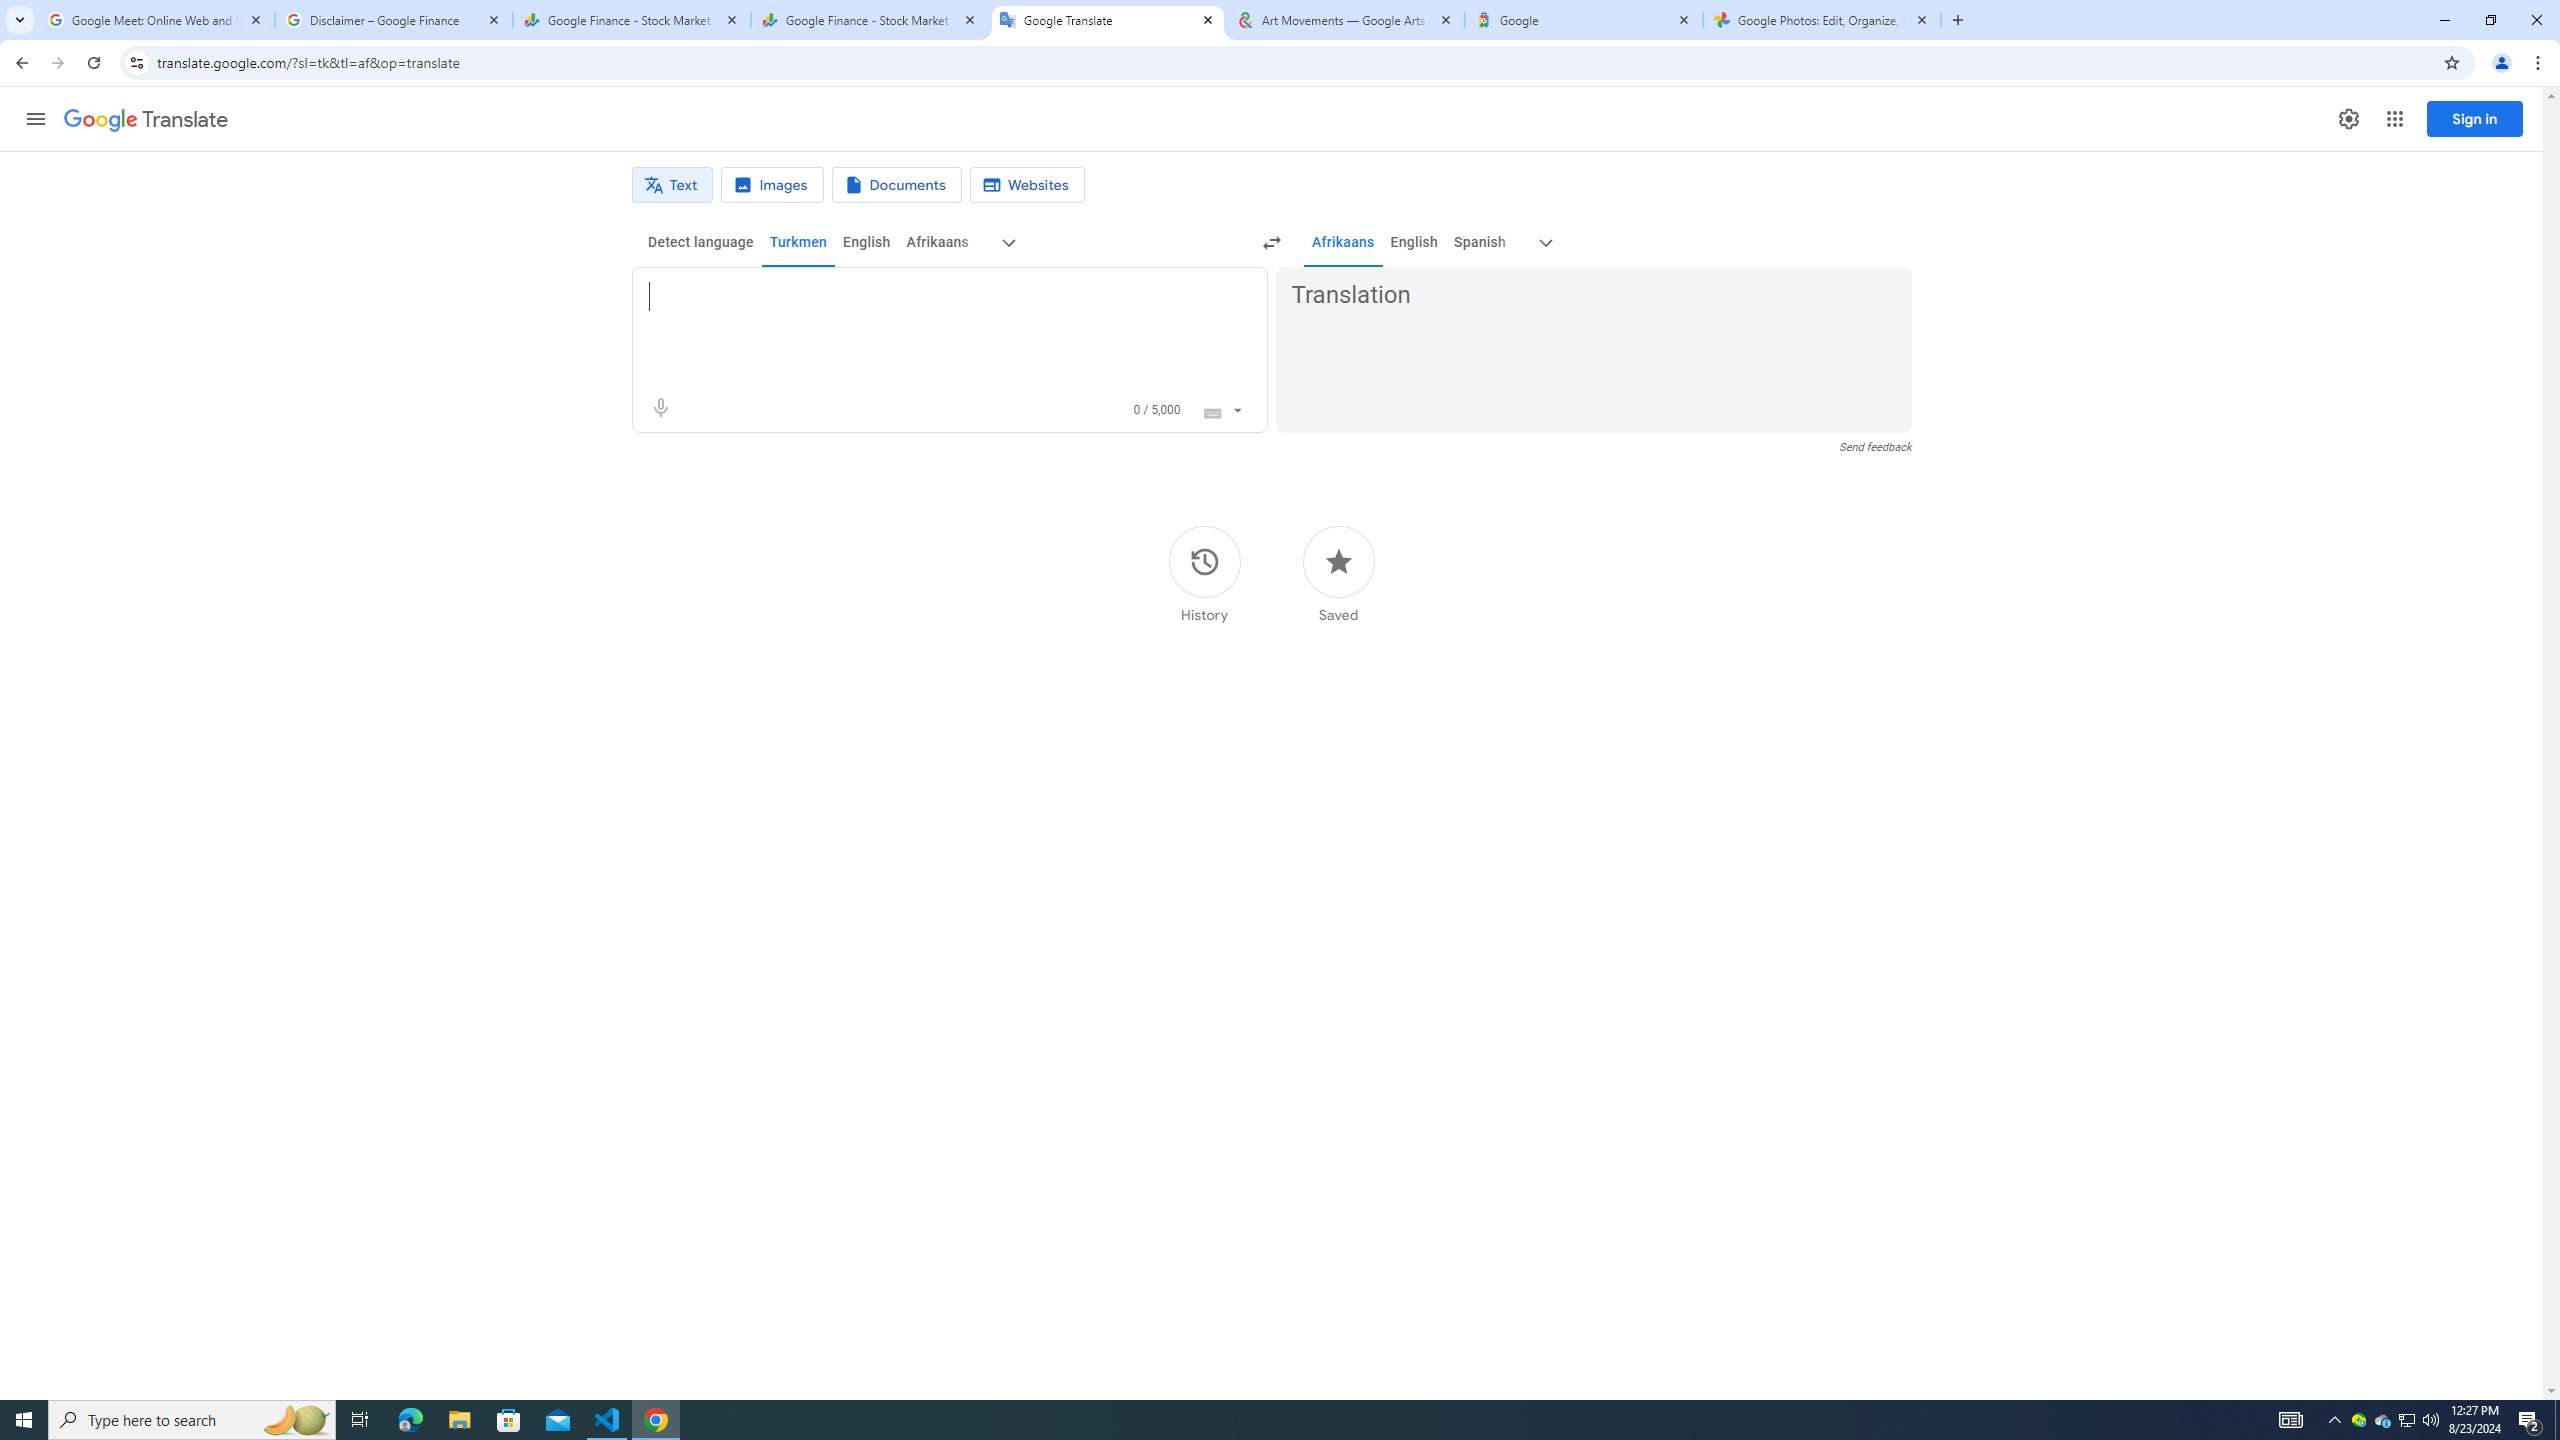 This screenshot has height=1440, width=2560. I want to click on 'Swap languages (Ctrl+Shift+S)', so click(1271, 242).